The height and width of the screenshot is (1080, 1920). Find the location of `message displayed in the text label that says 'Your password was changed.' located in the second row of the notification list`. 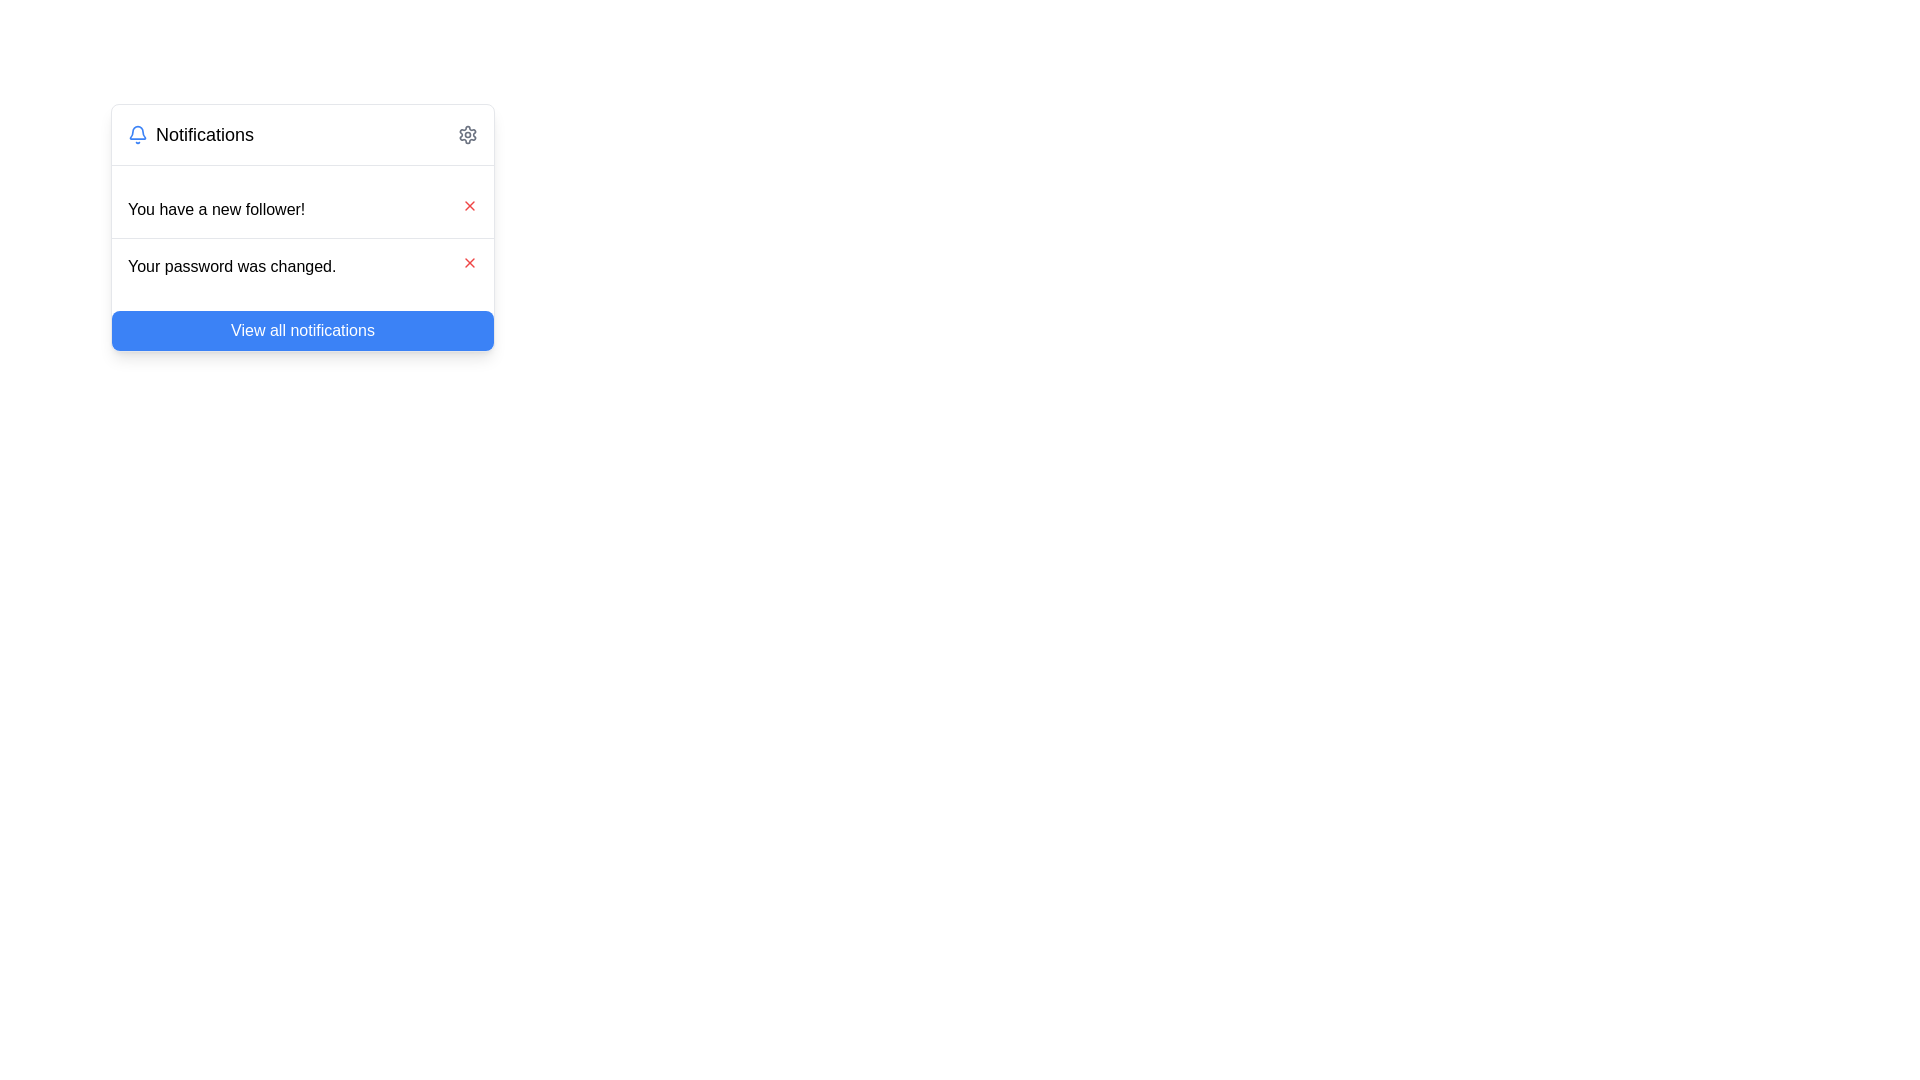

message displayed in the text label that says 'Your password was changed.' located in the second row of the notification list is located at coordinates (232, 265).